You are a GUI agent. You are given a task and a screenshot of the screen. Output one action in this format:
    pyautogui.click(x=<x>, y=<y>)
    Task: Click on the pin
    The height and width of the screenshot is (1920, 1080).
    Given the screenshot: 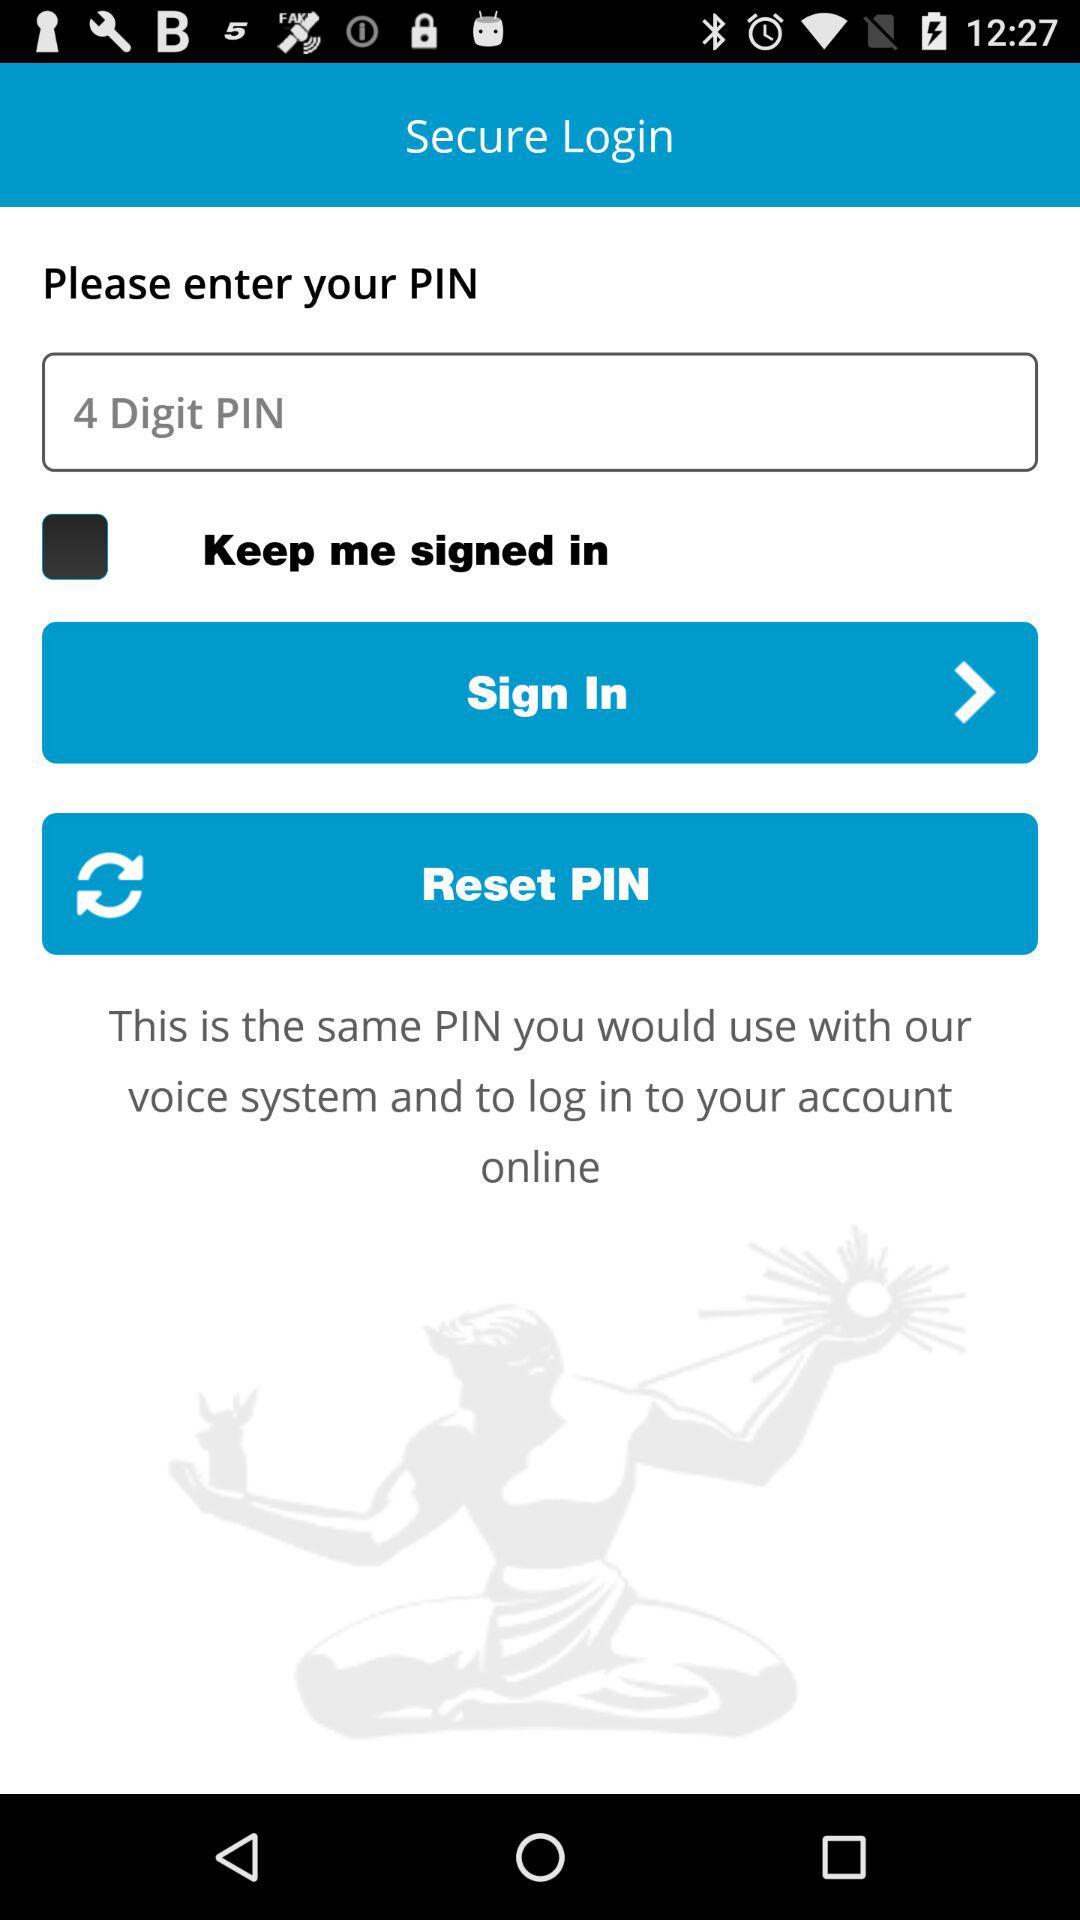 What is the action you would take?
    pyautogui.click(x=540, y=411)
    